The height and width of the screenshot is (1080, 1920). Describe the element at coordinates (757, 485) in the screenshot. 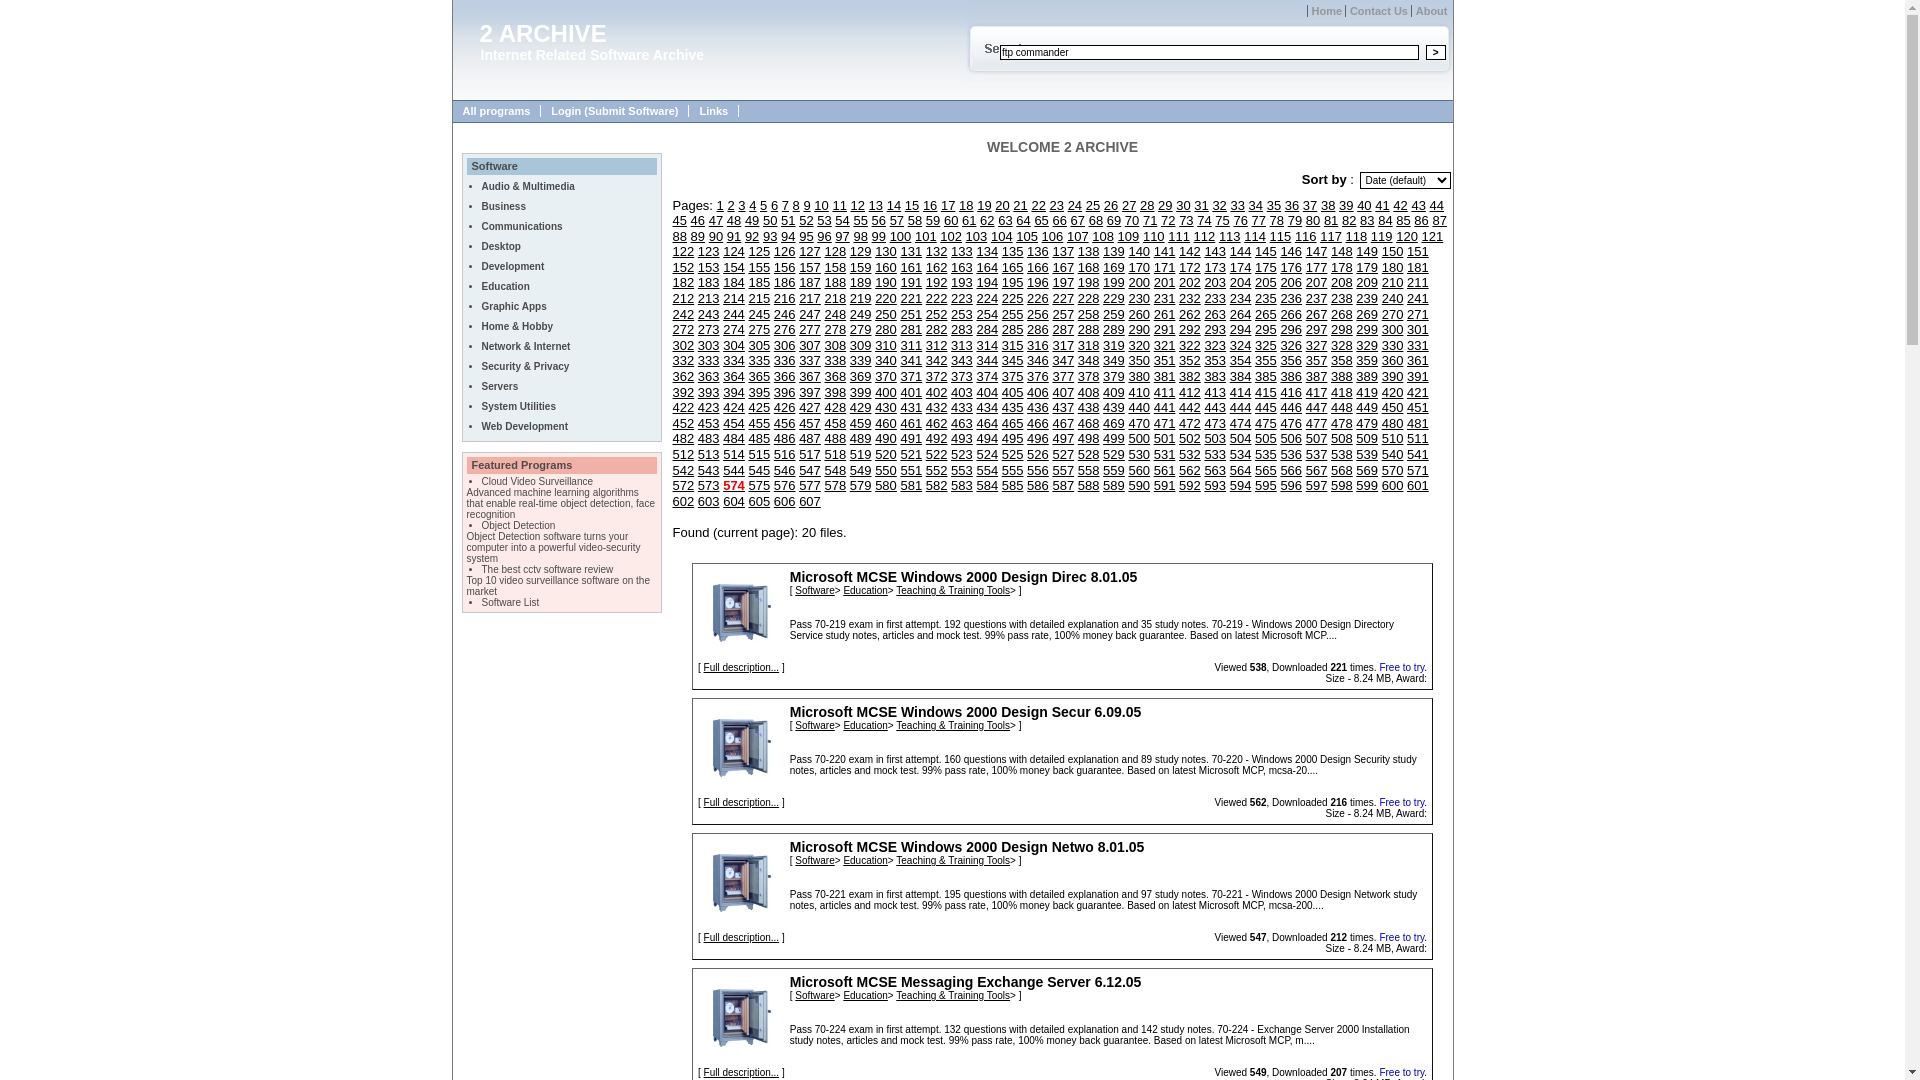

I see `'575'` at that location.